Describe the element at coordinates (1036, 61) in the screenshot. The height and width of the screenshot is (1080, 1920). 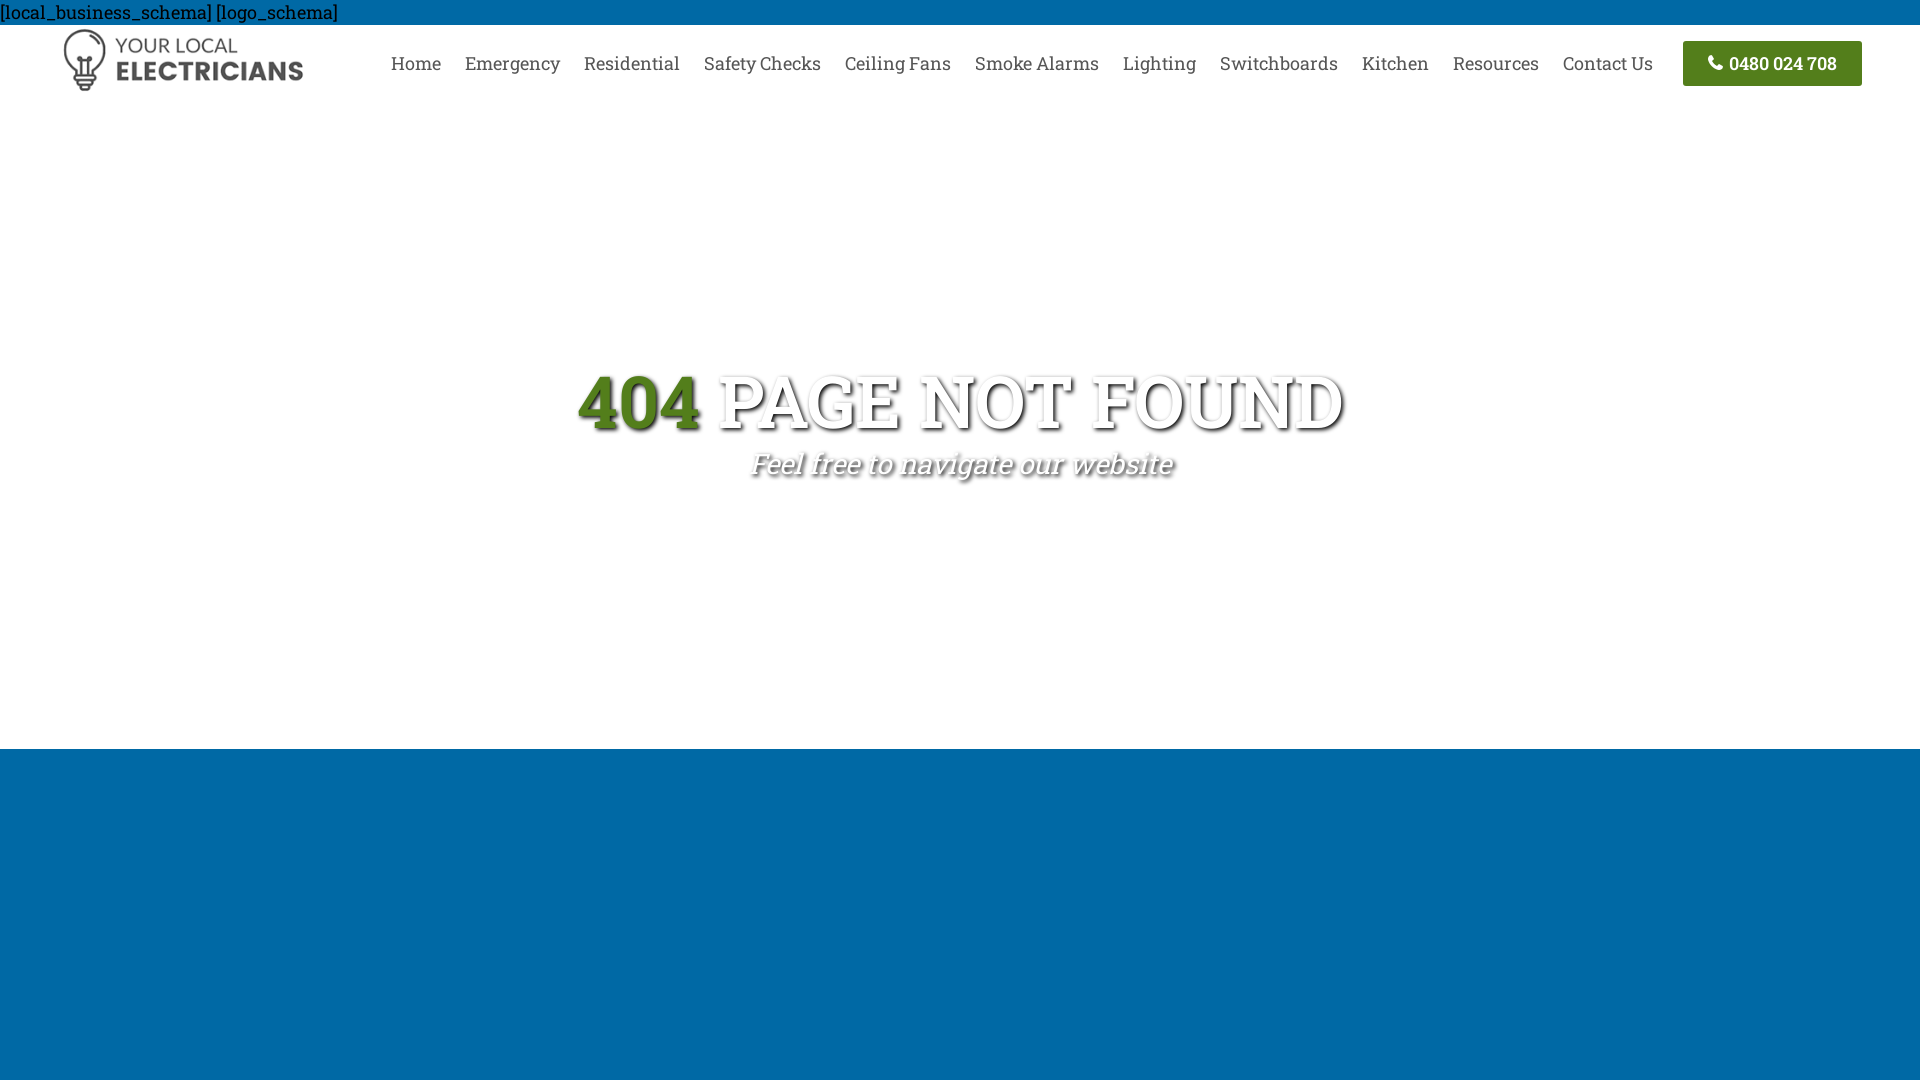
I see `'Smoke Alarms'` at that location.